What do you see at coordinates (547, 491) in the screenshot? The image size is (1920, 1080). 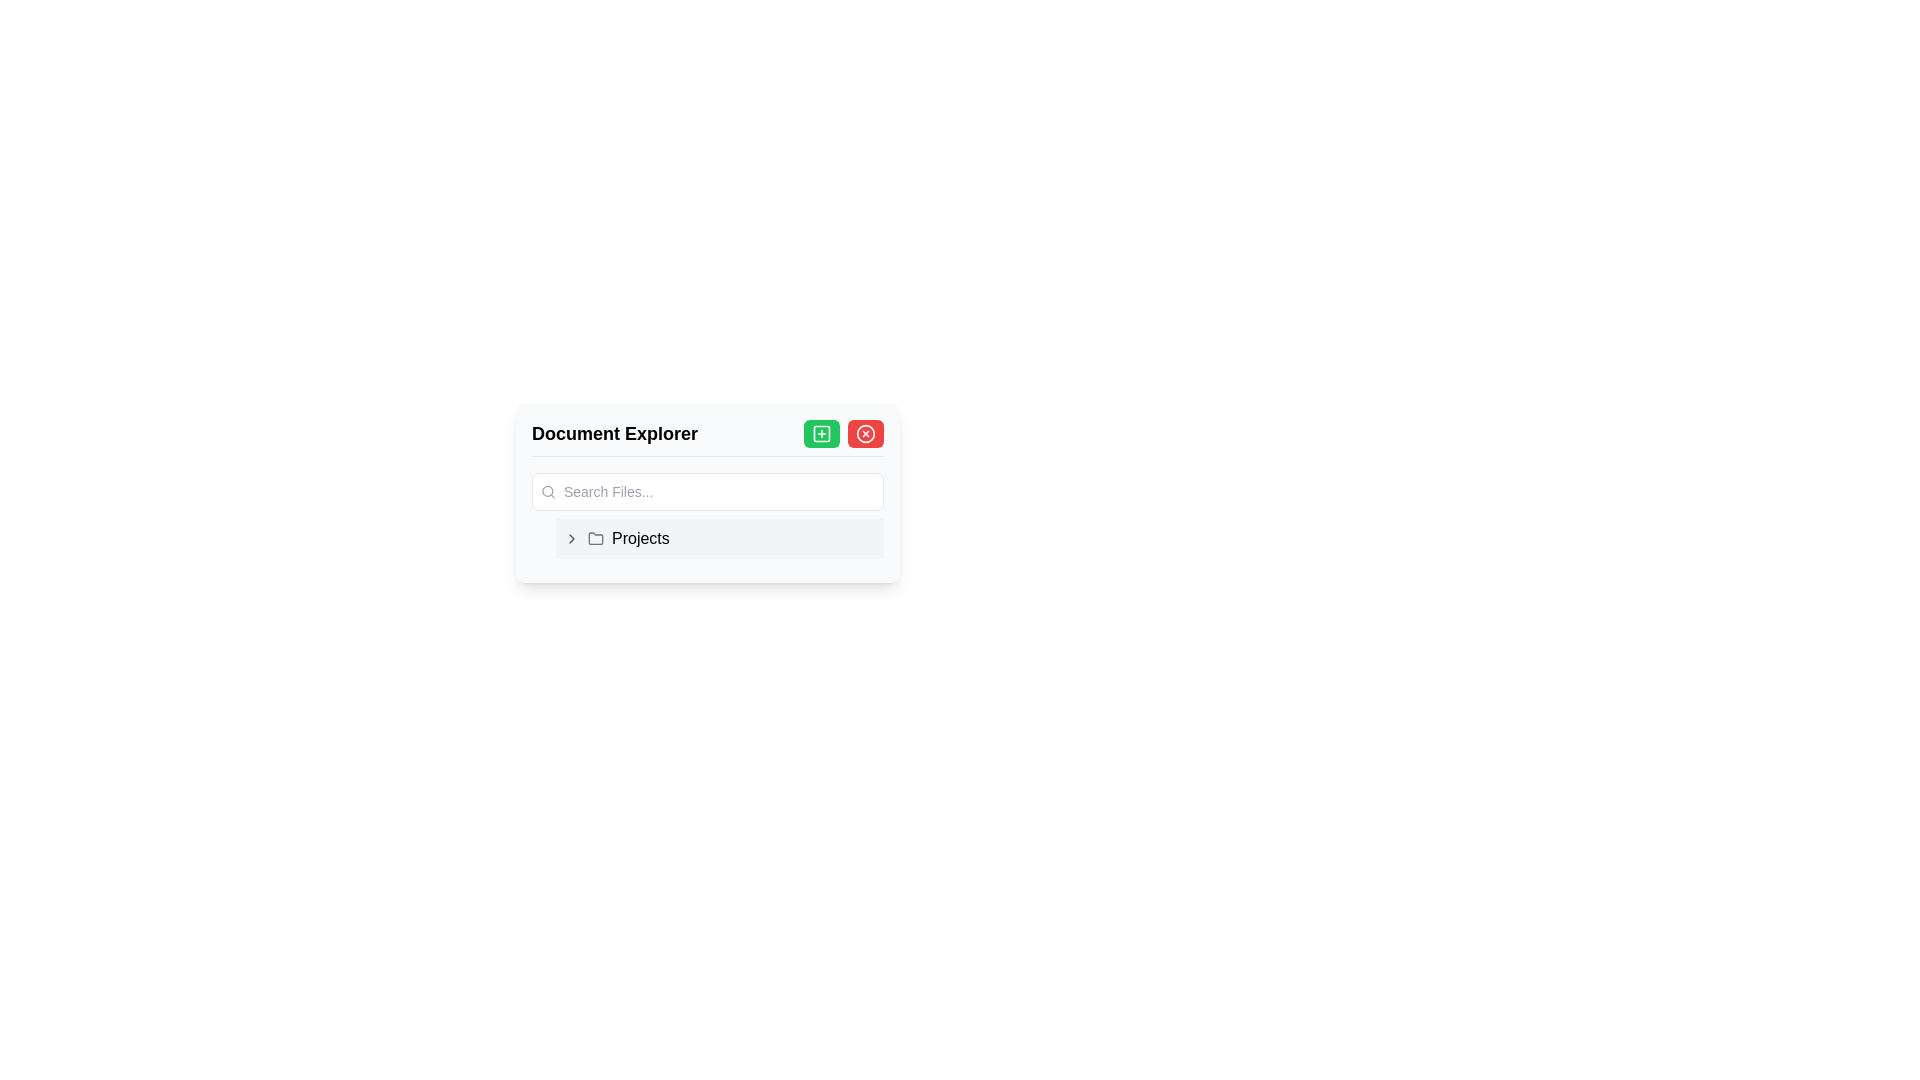 I see `the circular search icon element within the SVG that represents the search functionality, located towards the left of the 'Search Files...' input box` at bounding box center [547, 491].